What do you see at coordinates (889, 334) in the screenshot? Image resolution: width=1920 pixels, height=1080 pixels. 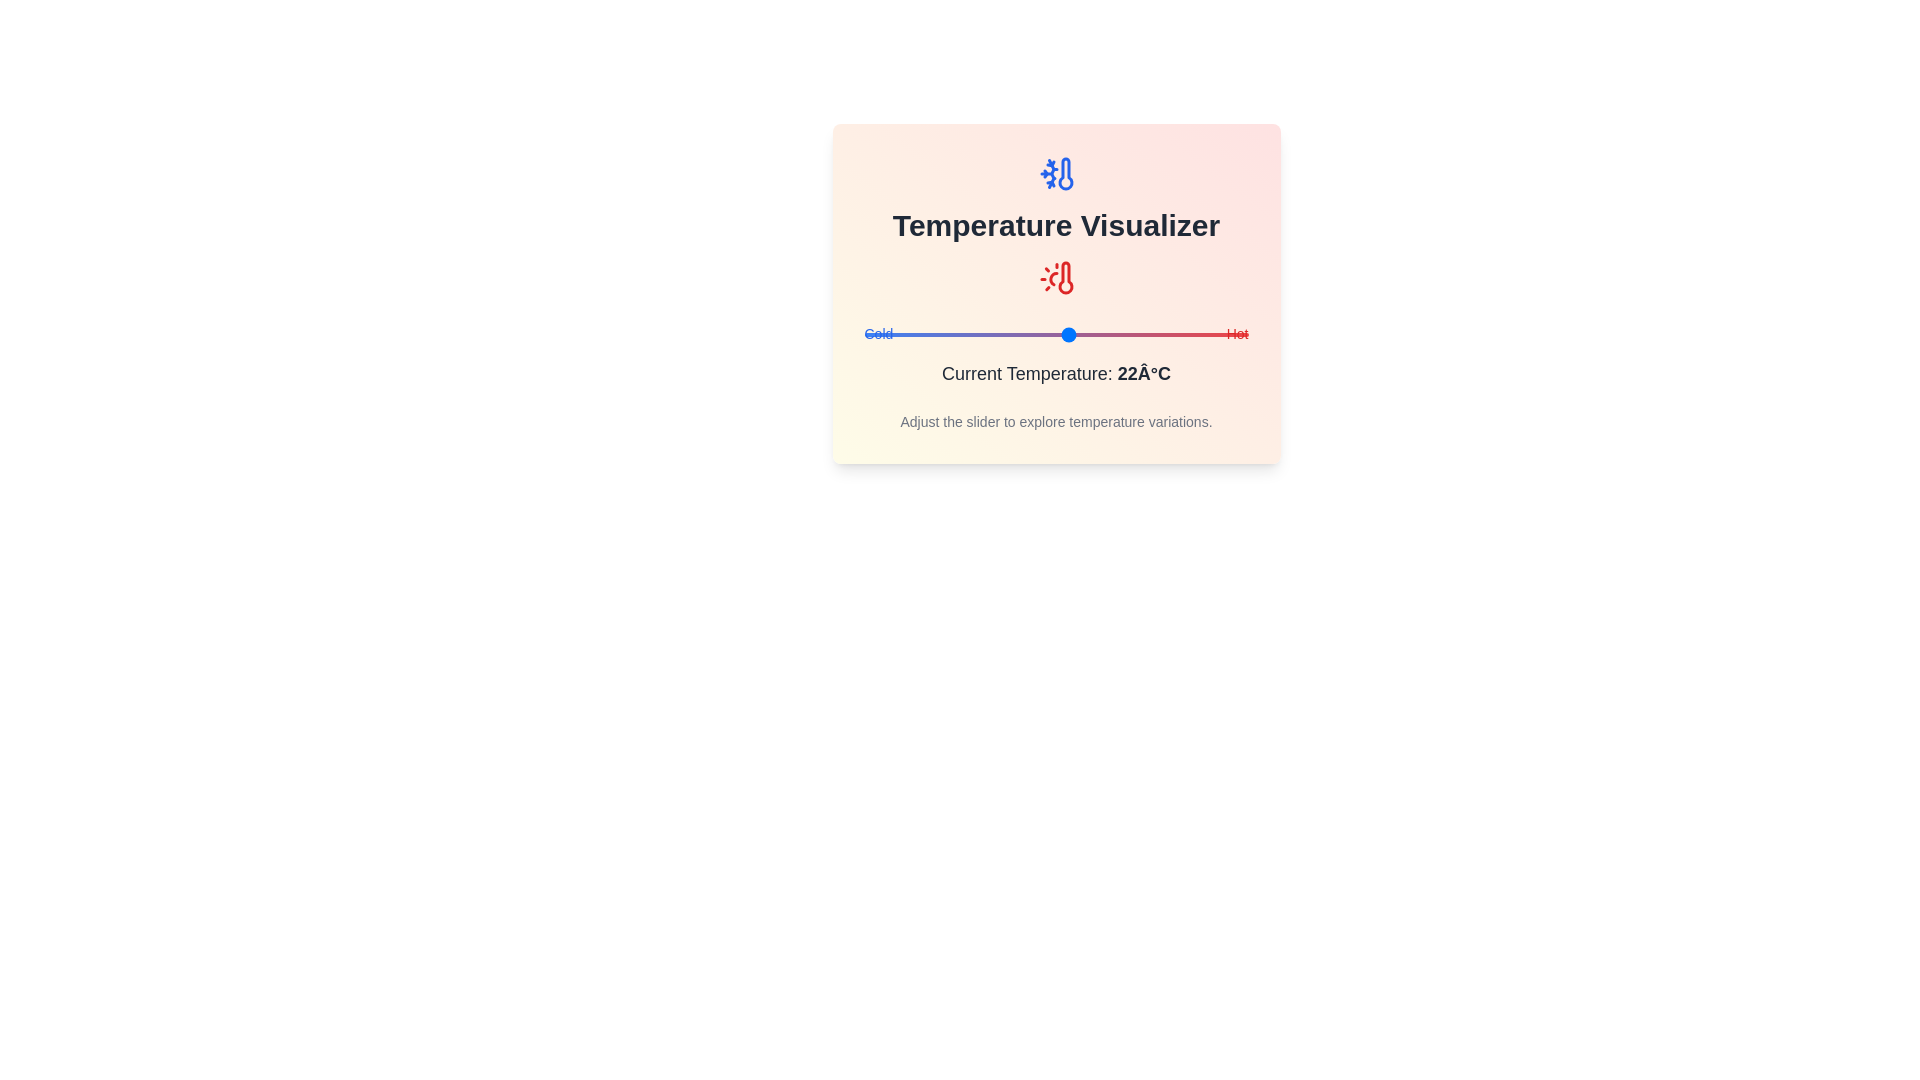 I see `the slider to set the temperature to -6°C` at bounding box center [889, 334].